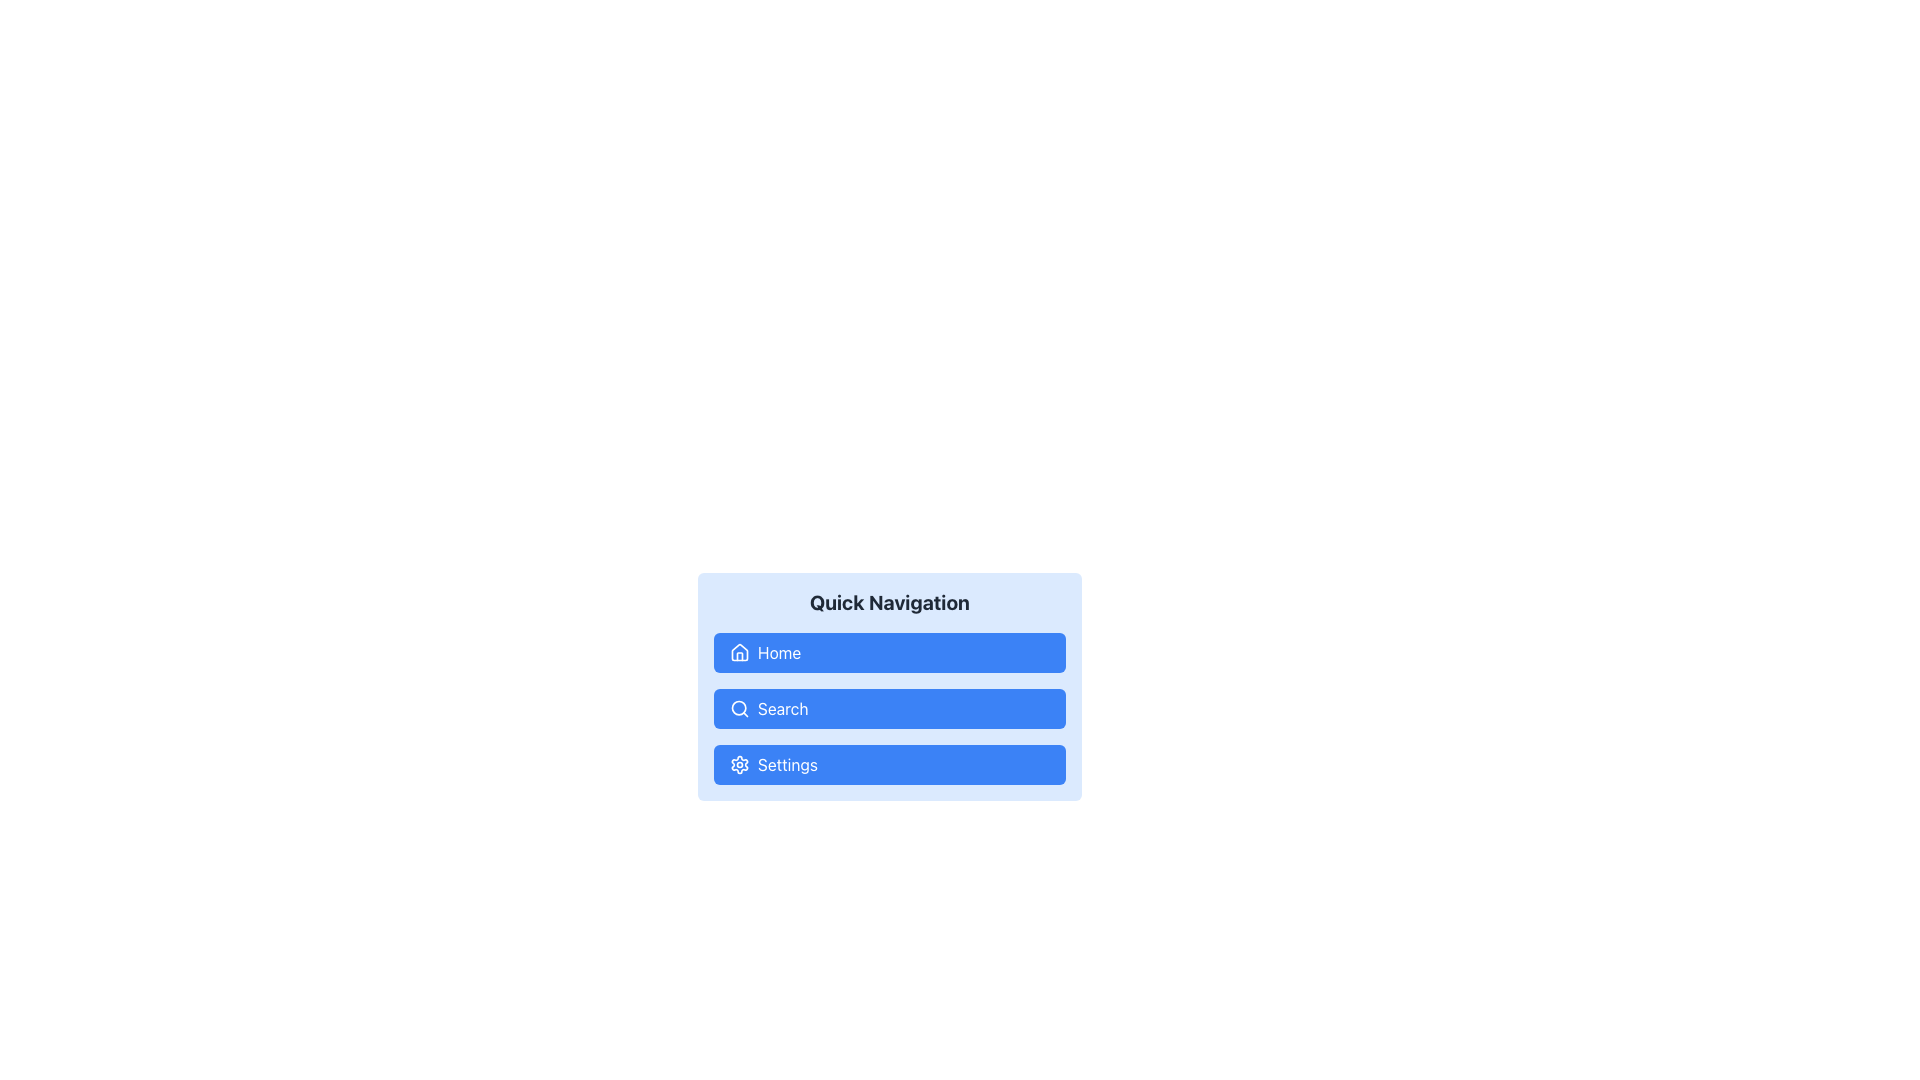 This screenshot has height=1080, width=1920. I want to click on the upper segment of the house-shaped icon representing the 'Home' navigation option, so click(738, 651).